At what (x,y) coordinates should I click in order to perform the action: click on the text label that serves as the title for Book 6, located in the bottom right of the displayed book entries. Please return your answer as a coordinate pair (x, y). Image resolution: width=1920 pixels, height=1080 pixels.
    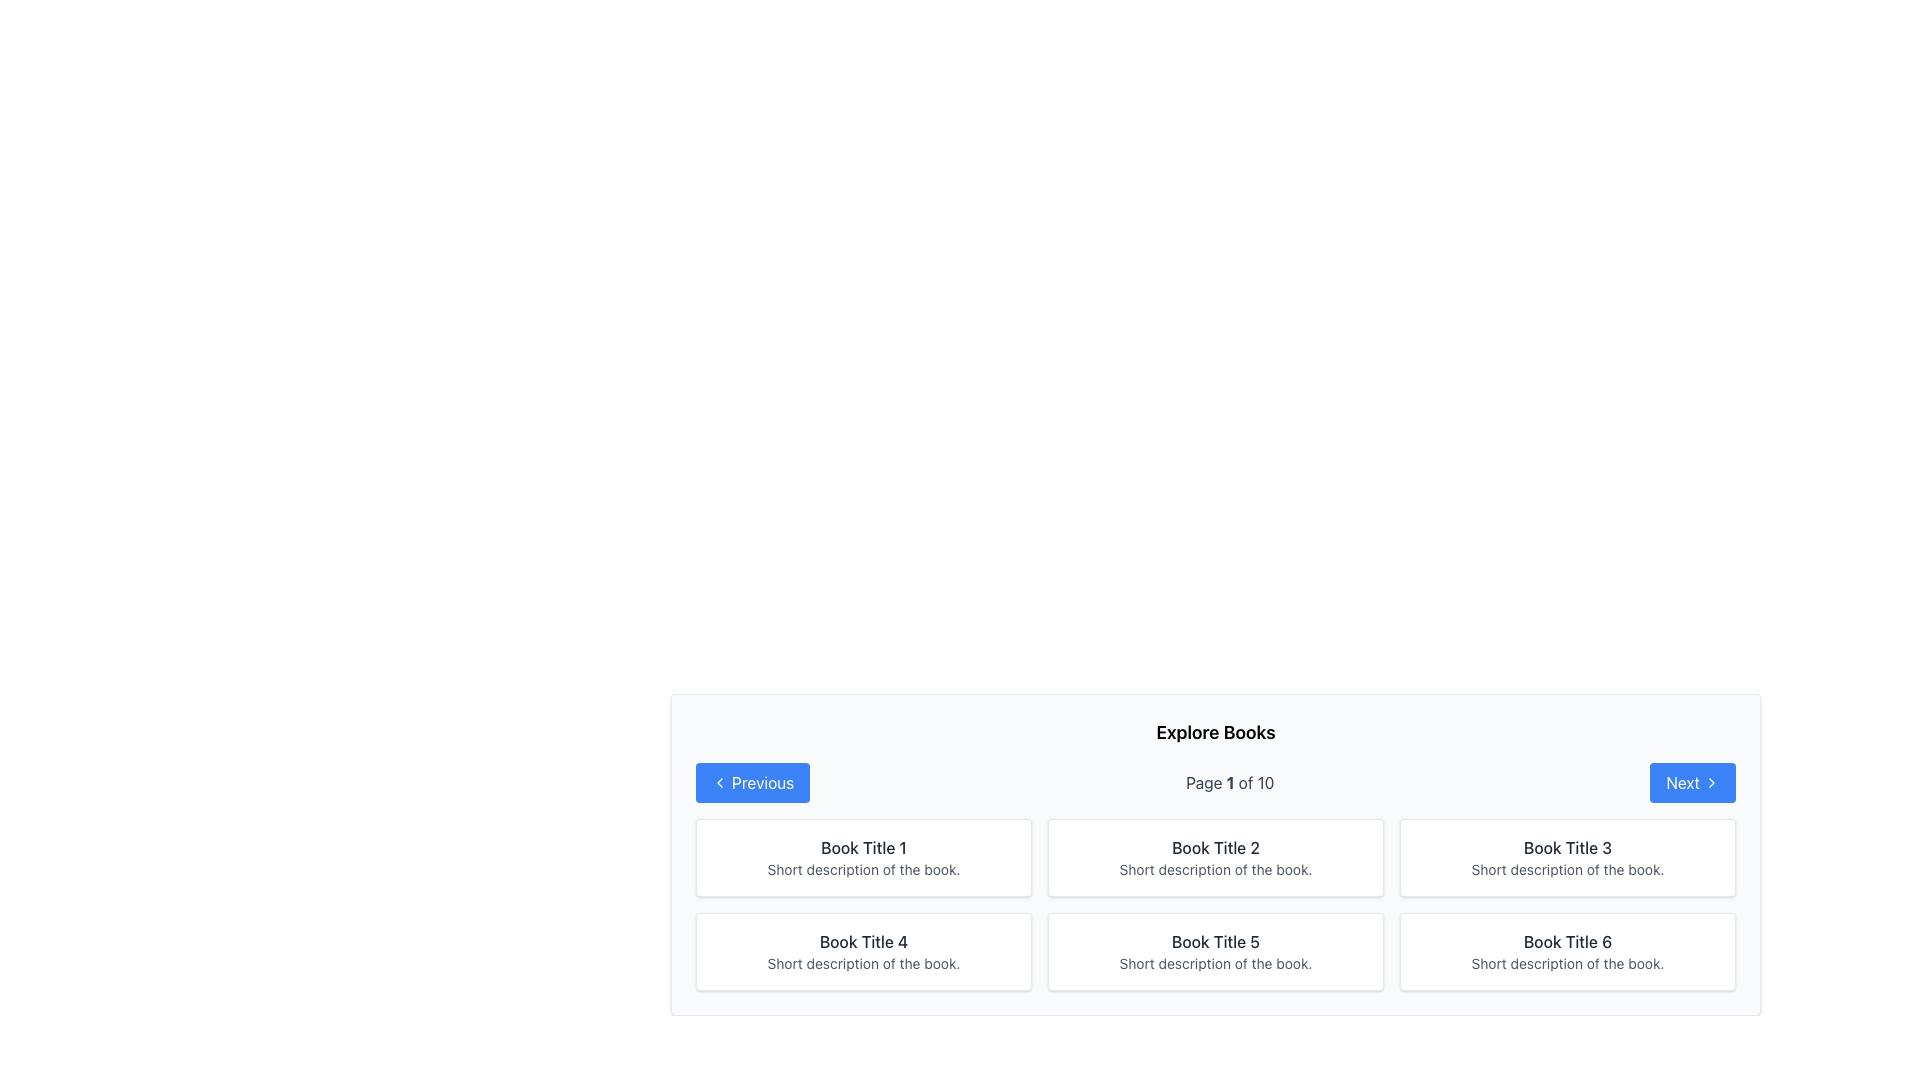
    Looking at the image, I should click on (1567, 941).